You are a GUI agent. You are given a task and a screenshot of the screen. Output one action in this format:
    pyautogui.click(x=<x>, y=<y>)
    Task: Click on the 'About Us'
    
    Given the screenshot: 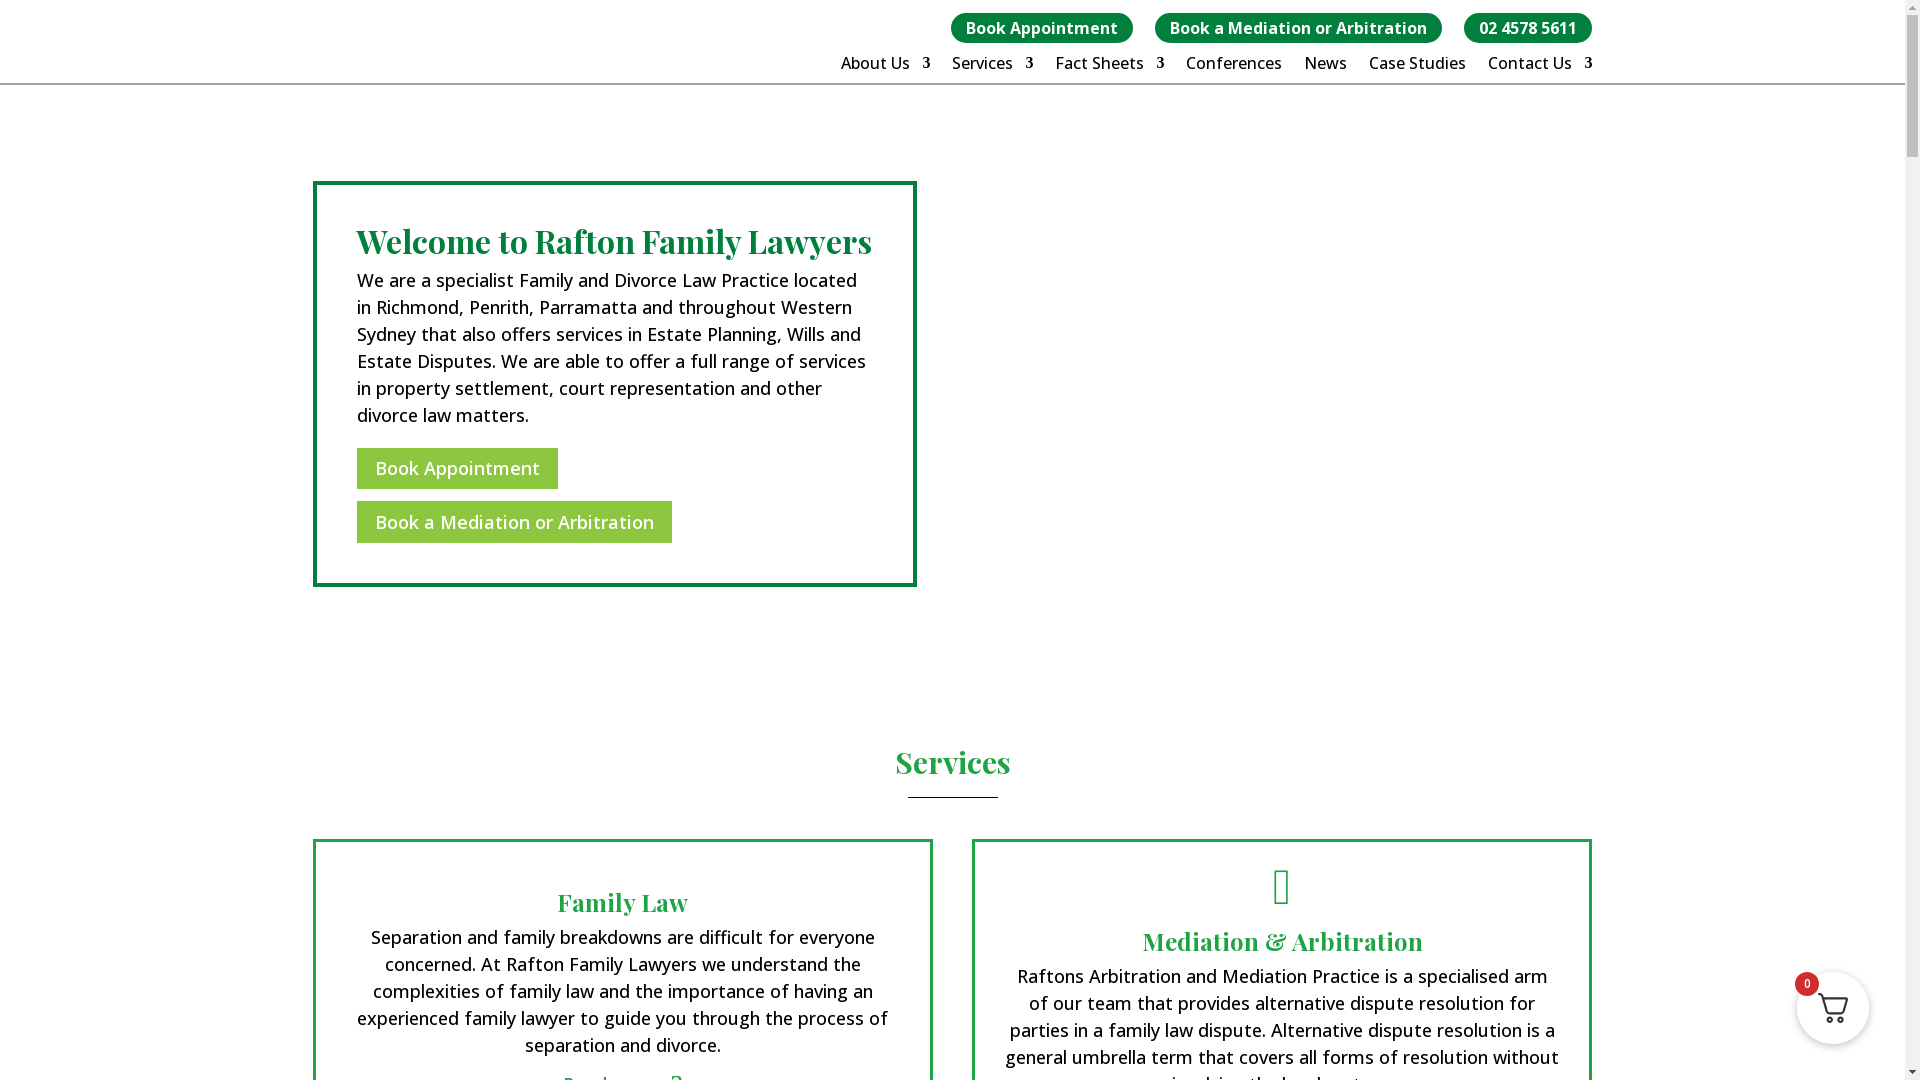 What is the action you would take?
    pyautogui.click(x=884, y=65)
    